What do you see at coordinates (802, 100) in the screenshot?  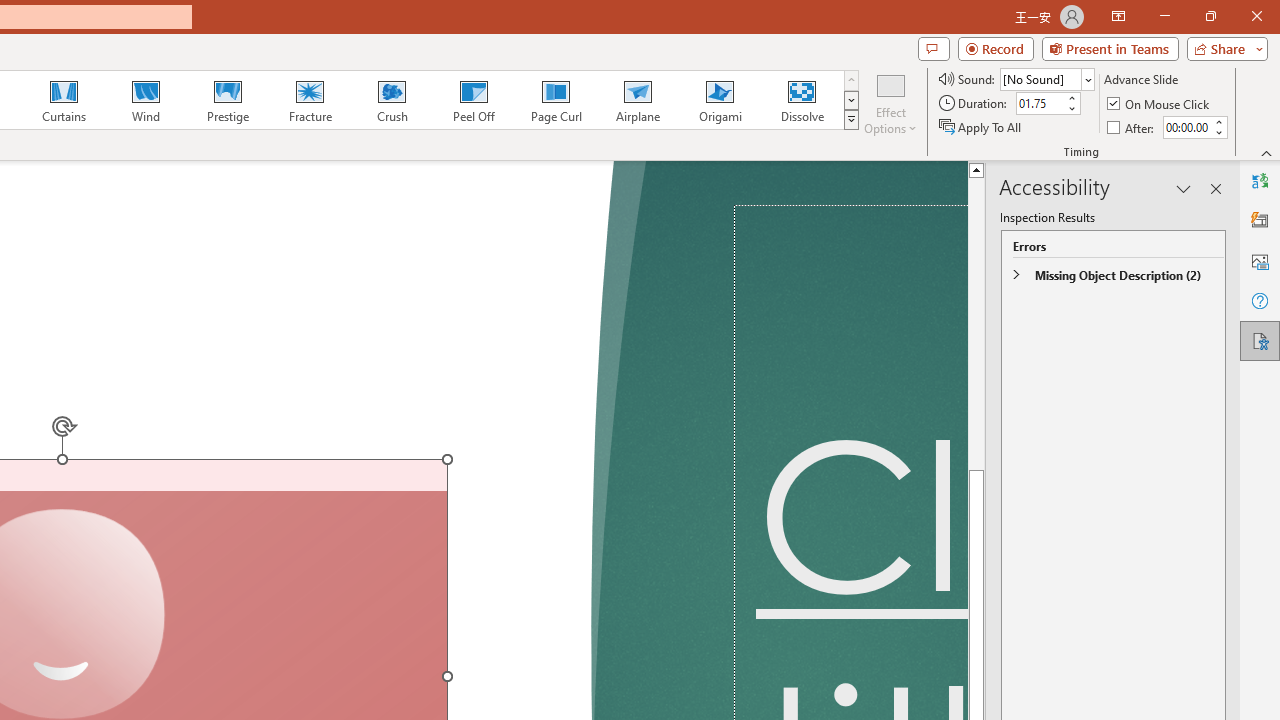 I see `'Dissolve'` at bounding box center [802, 100].